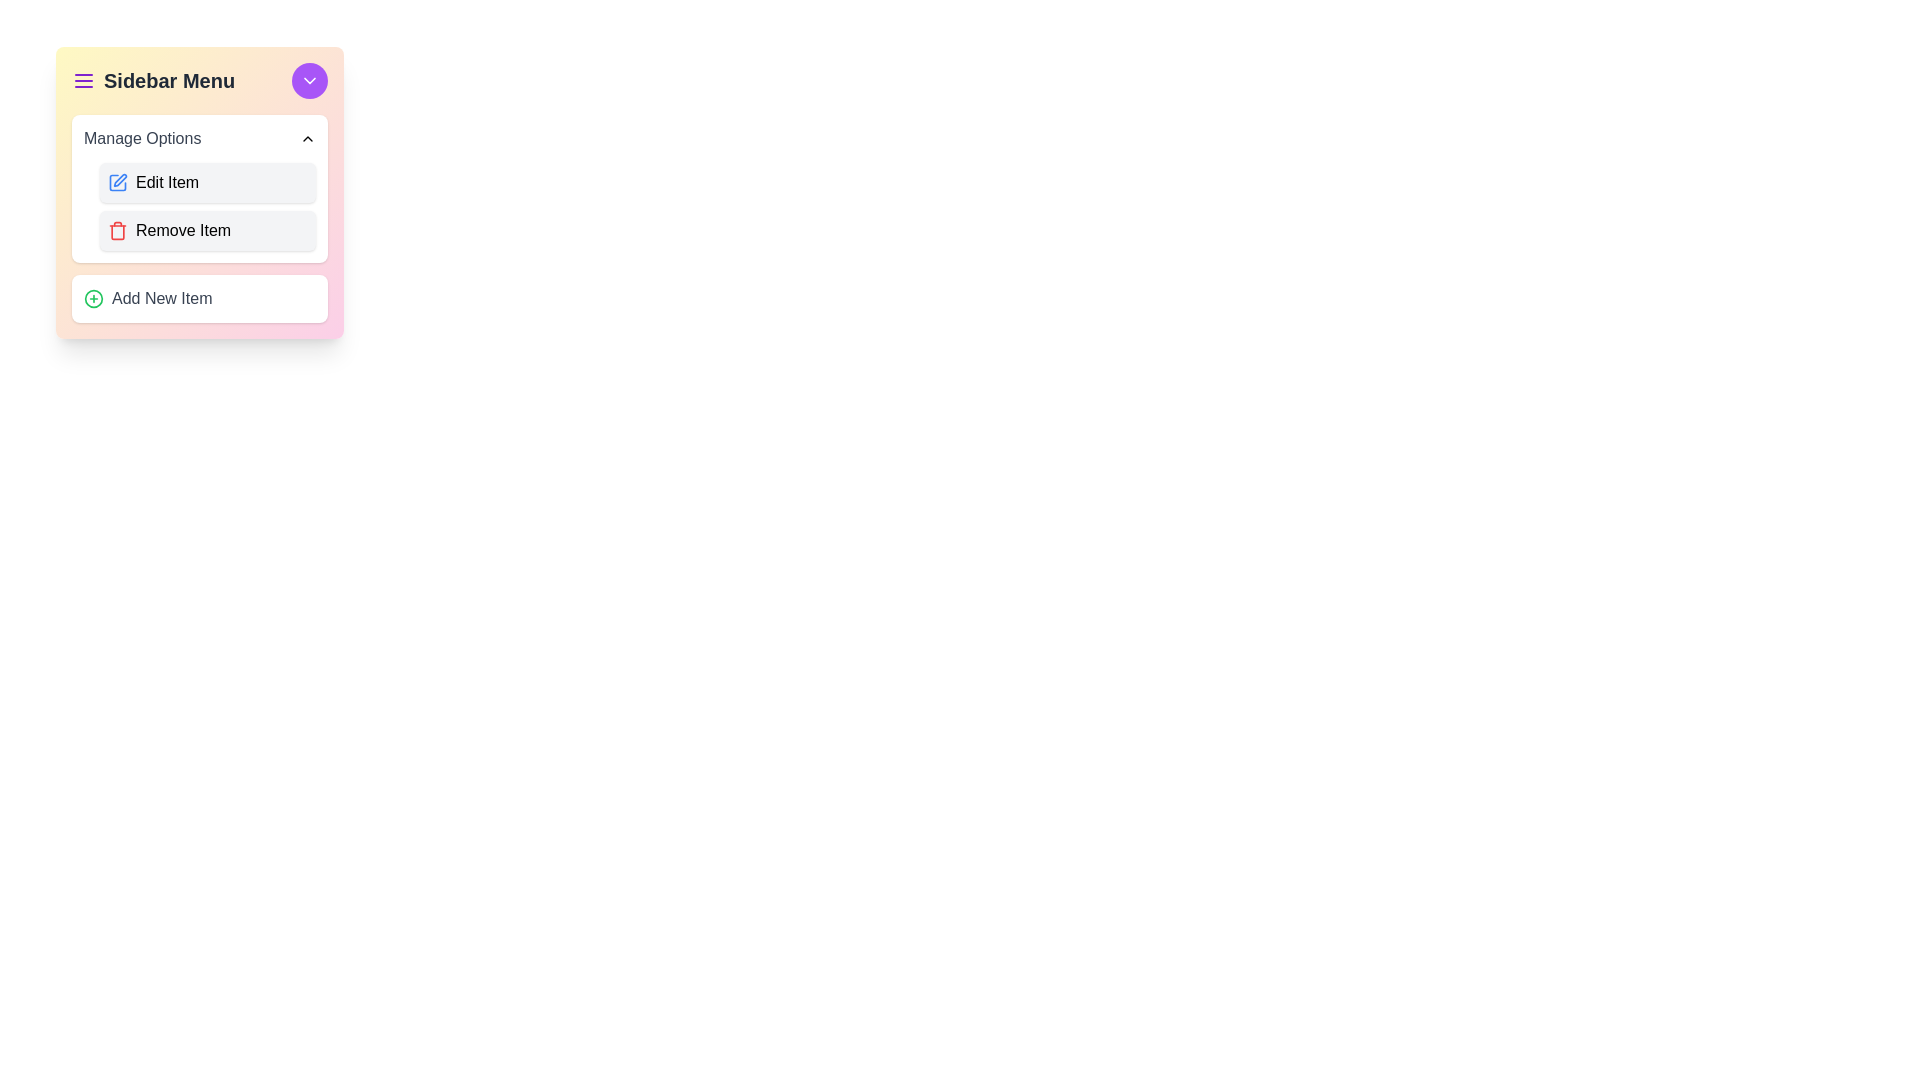  I want to click on the 'Manage Options' text label located in the sidebar menu at the top of a collapsible section, which is styled with medium font weight and gray color, so click(141, 137).